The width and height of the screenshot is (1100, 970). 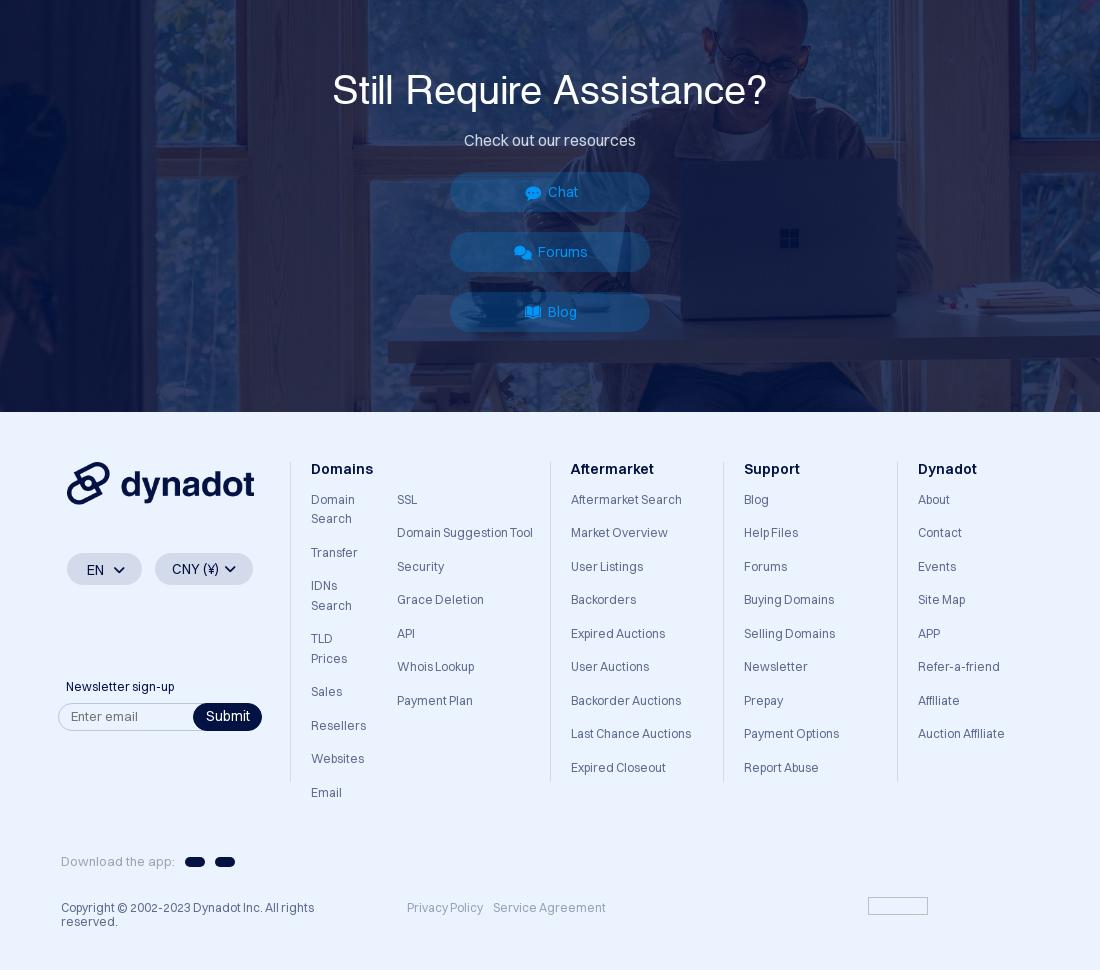 What do you see at coordinates (771, 467) in the screenshot?
I see `'Support'` at bounding box center [771, 467].